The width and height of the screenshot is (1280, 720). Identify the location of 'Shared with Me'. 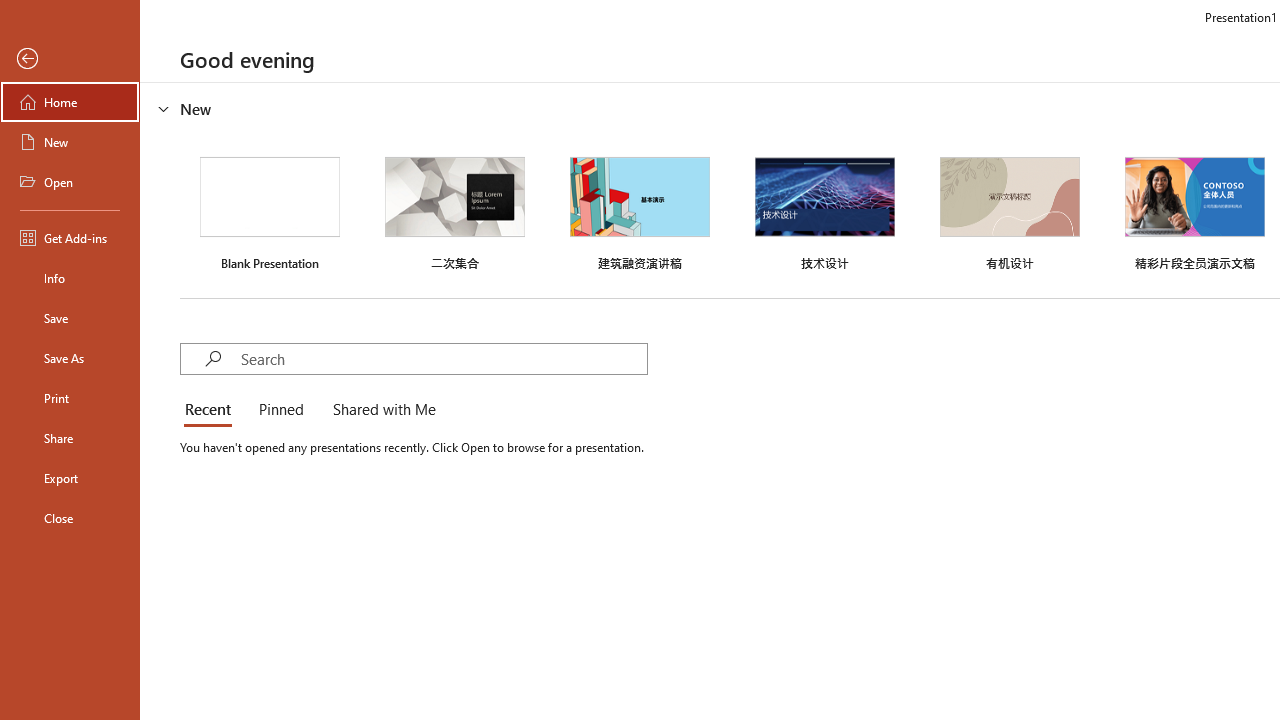
(380, 410).